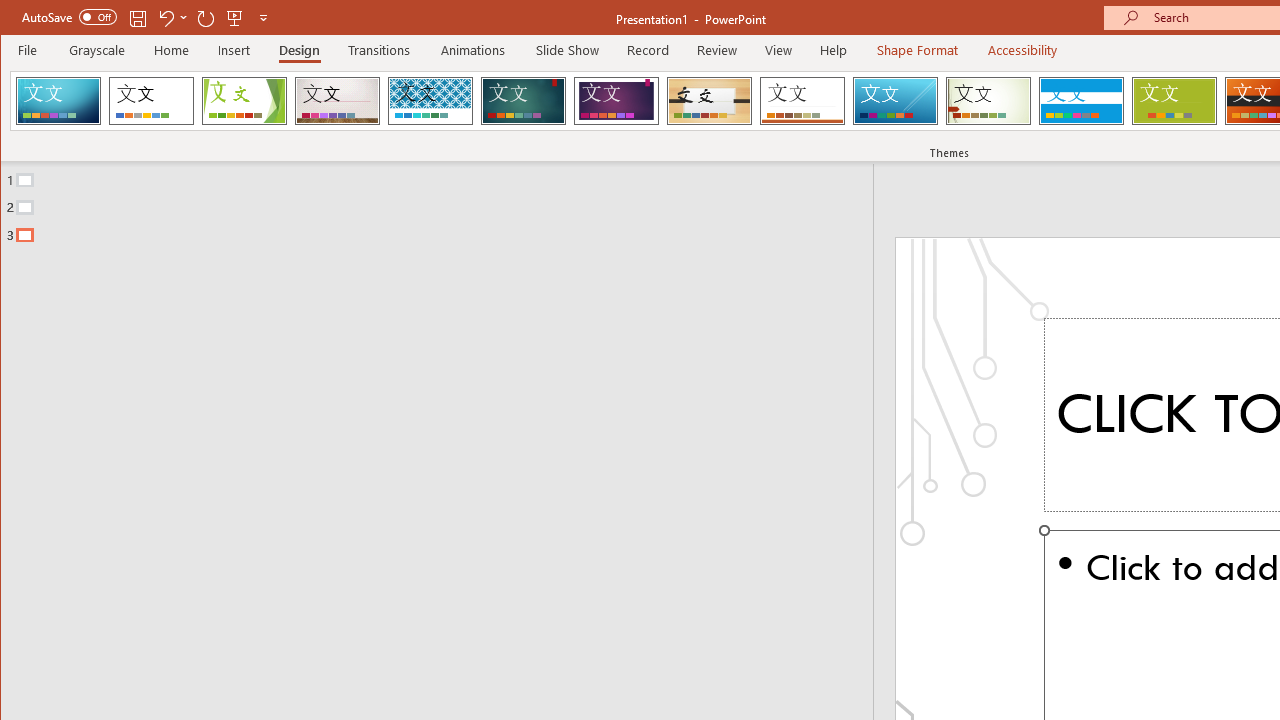 The width and height of the screenshot is (1280, 720). What do you see at coordinates (171, 49) in the screenshot?
I see `'Home'` at bounding box center [171, 49].